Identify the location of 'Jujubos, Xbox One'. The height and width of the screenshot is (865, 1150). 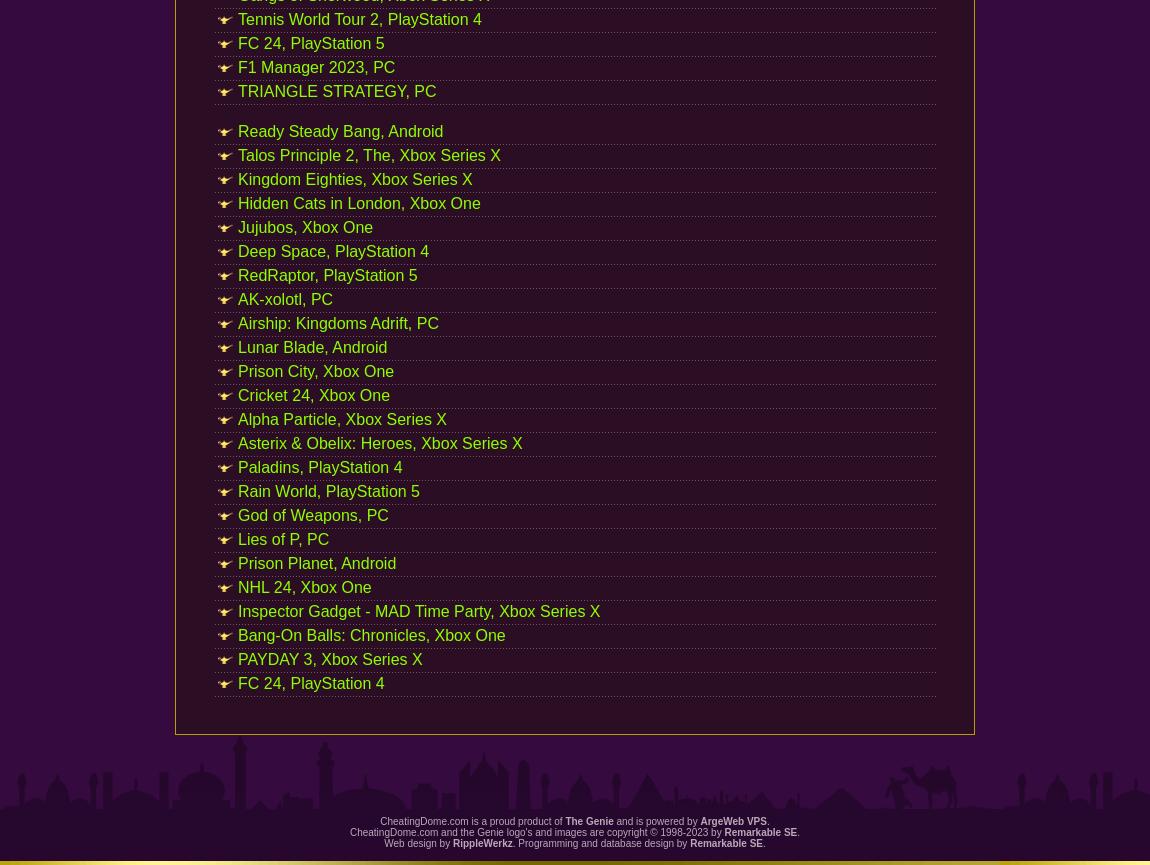
(305, 226).